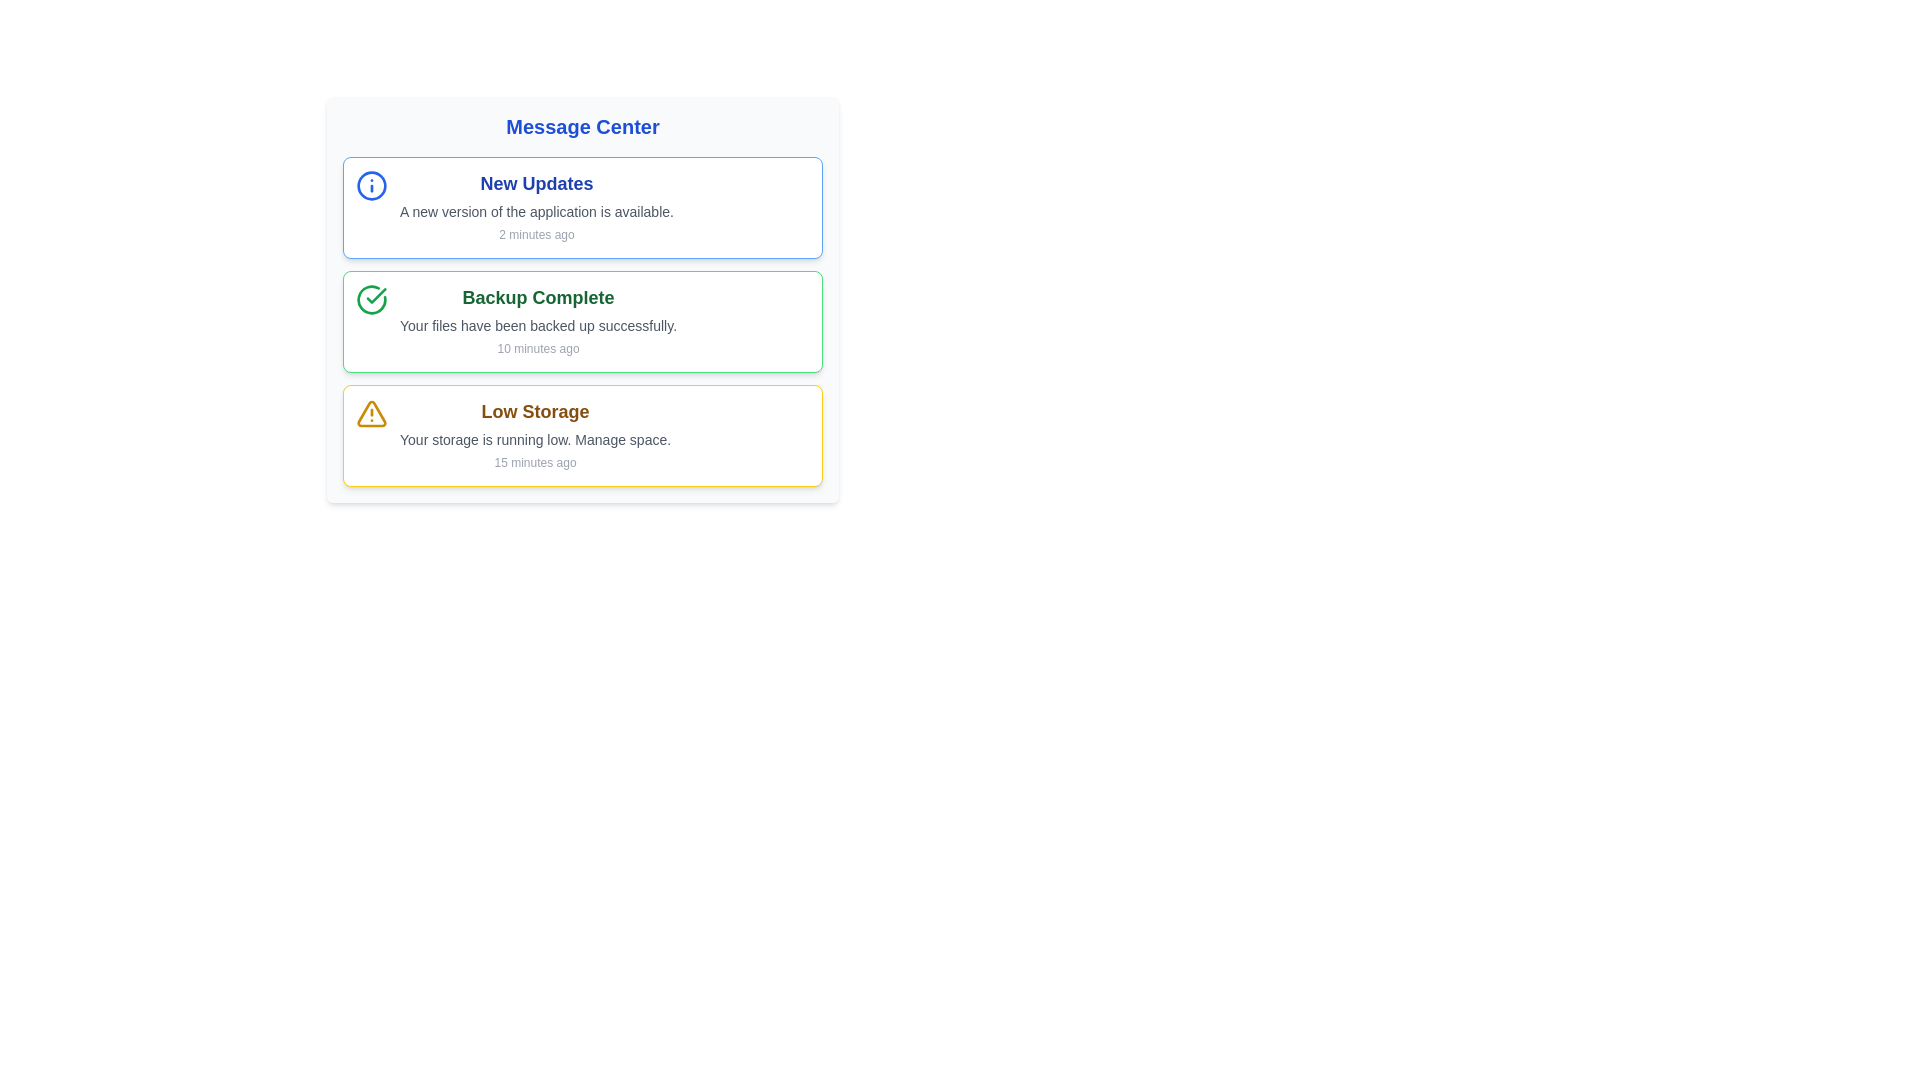  What do you see at coordinates (372, 412) in the screenshot?
I see `the warning icon for the 'Low Storage' notification panel, which is a triangle shape with a yellow border and an exclamation mark inside, located to the left of the text 'Low Storage'` at bounding box center [372, 412].